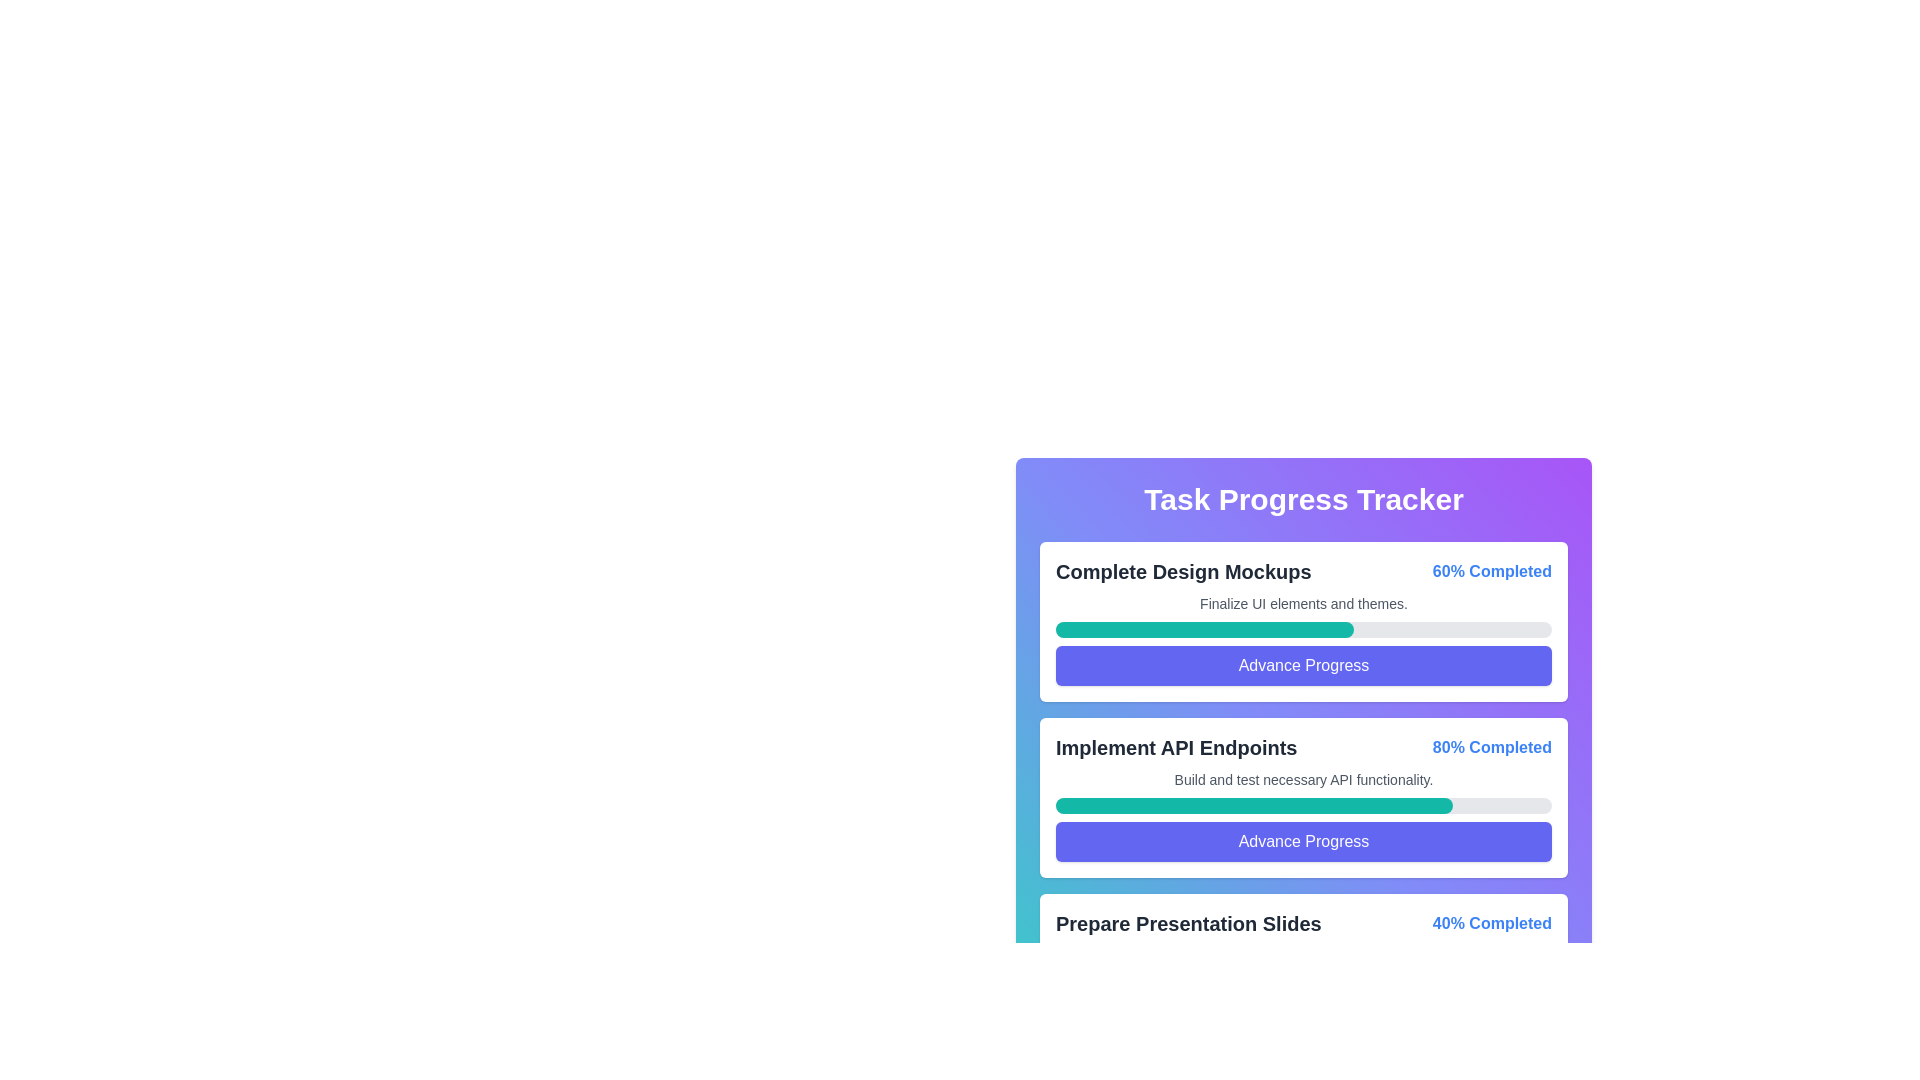 The image size is (1920, 1080). I want to click on the static text element that reads 'Finalize UI elements and themes.' which is located below the bolded text 'Complete Design Mockups' and above a progress bar, so click(1304, 603).